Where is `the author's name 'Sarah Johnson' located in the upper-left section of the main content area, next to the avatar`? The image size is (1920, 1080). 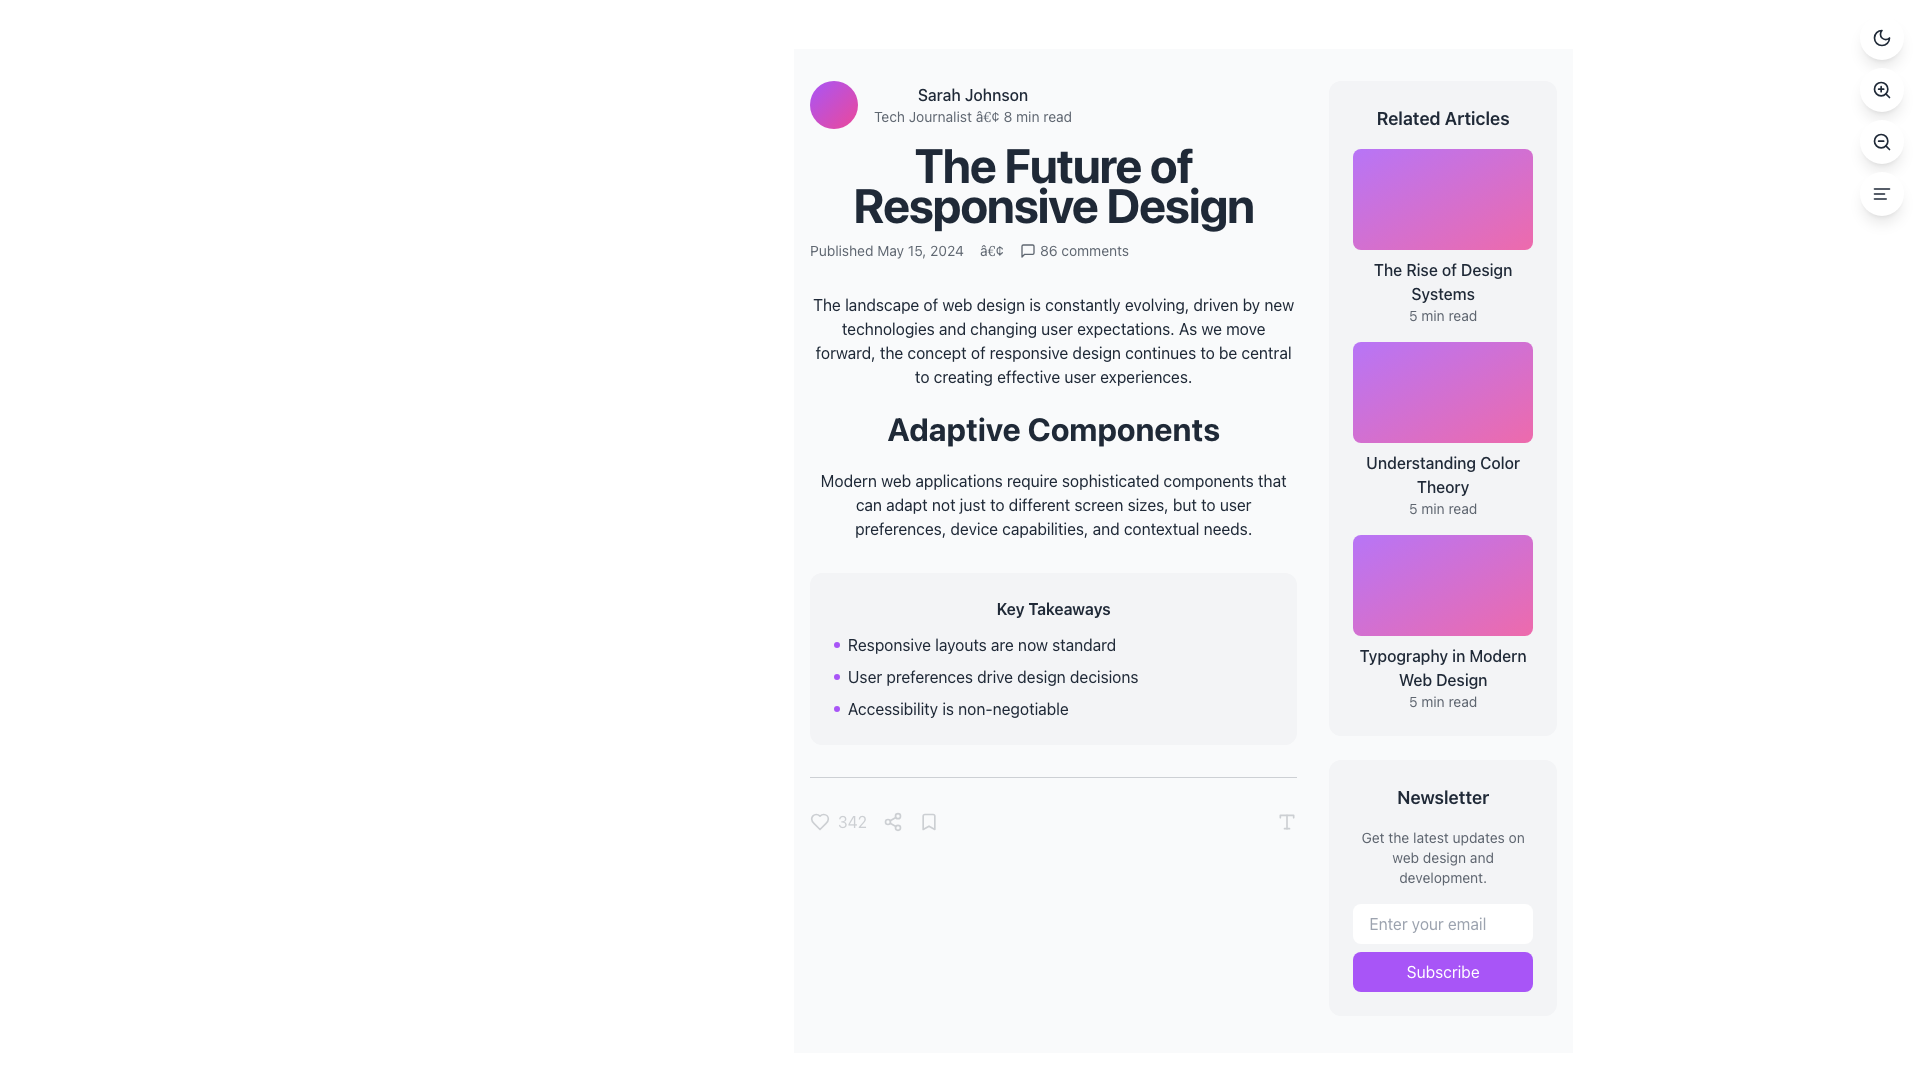
the author's name 'Sarah Johnson' located in the upper-left section of the main content area, next to the avatar is located at coordinates (973, 104).